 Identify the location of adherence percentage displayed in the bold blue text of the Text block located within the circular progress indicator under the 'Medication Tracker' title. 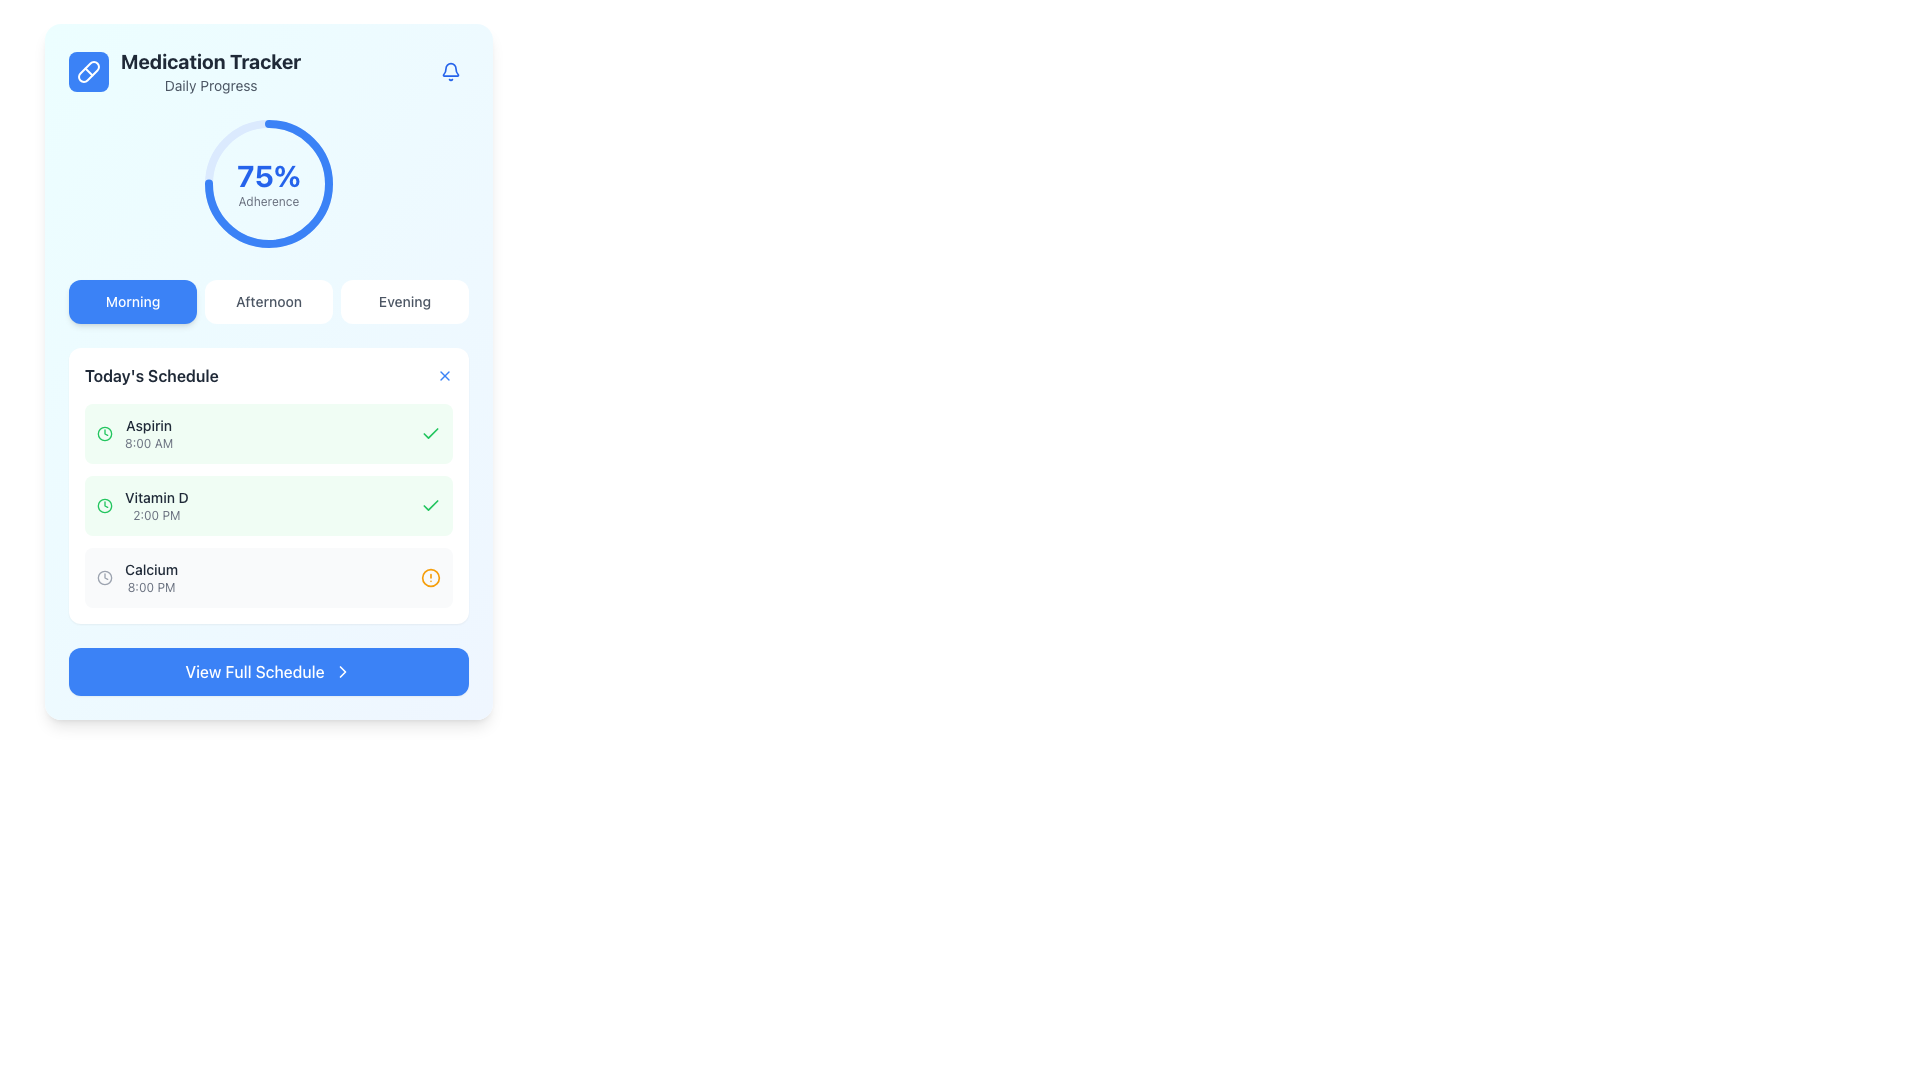
(267, 184).